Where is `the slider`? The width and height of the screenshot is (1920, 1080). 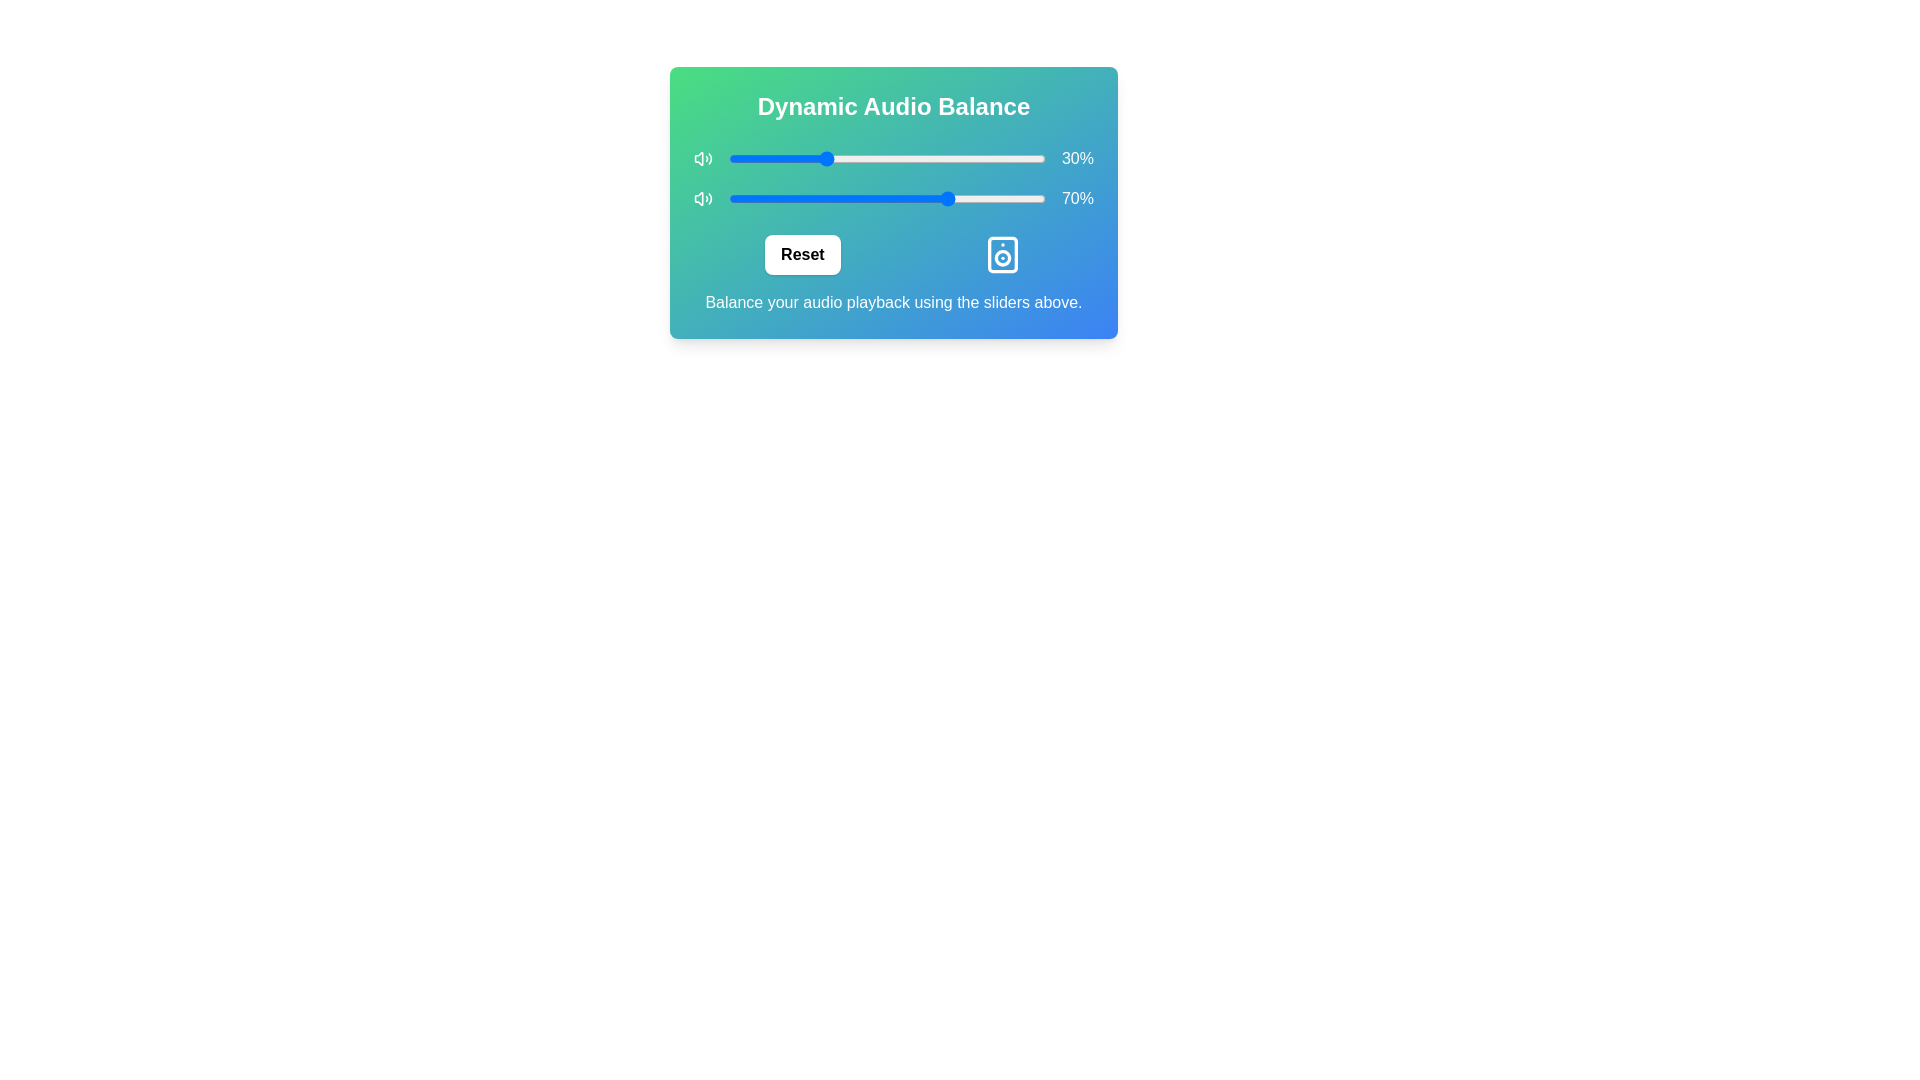 the slider is located at coordinates (737, 157).